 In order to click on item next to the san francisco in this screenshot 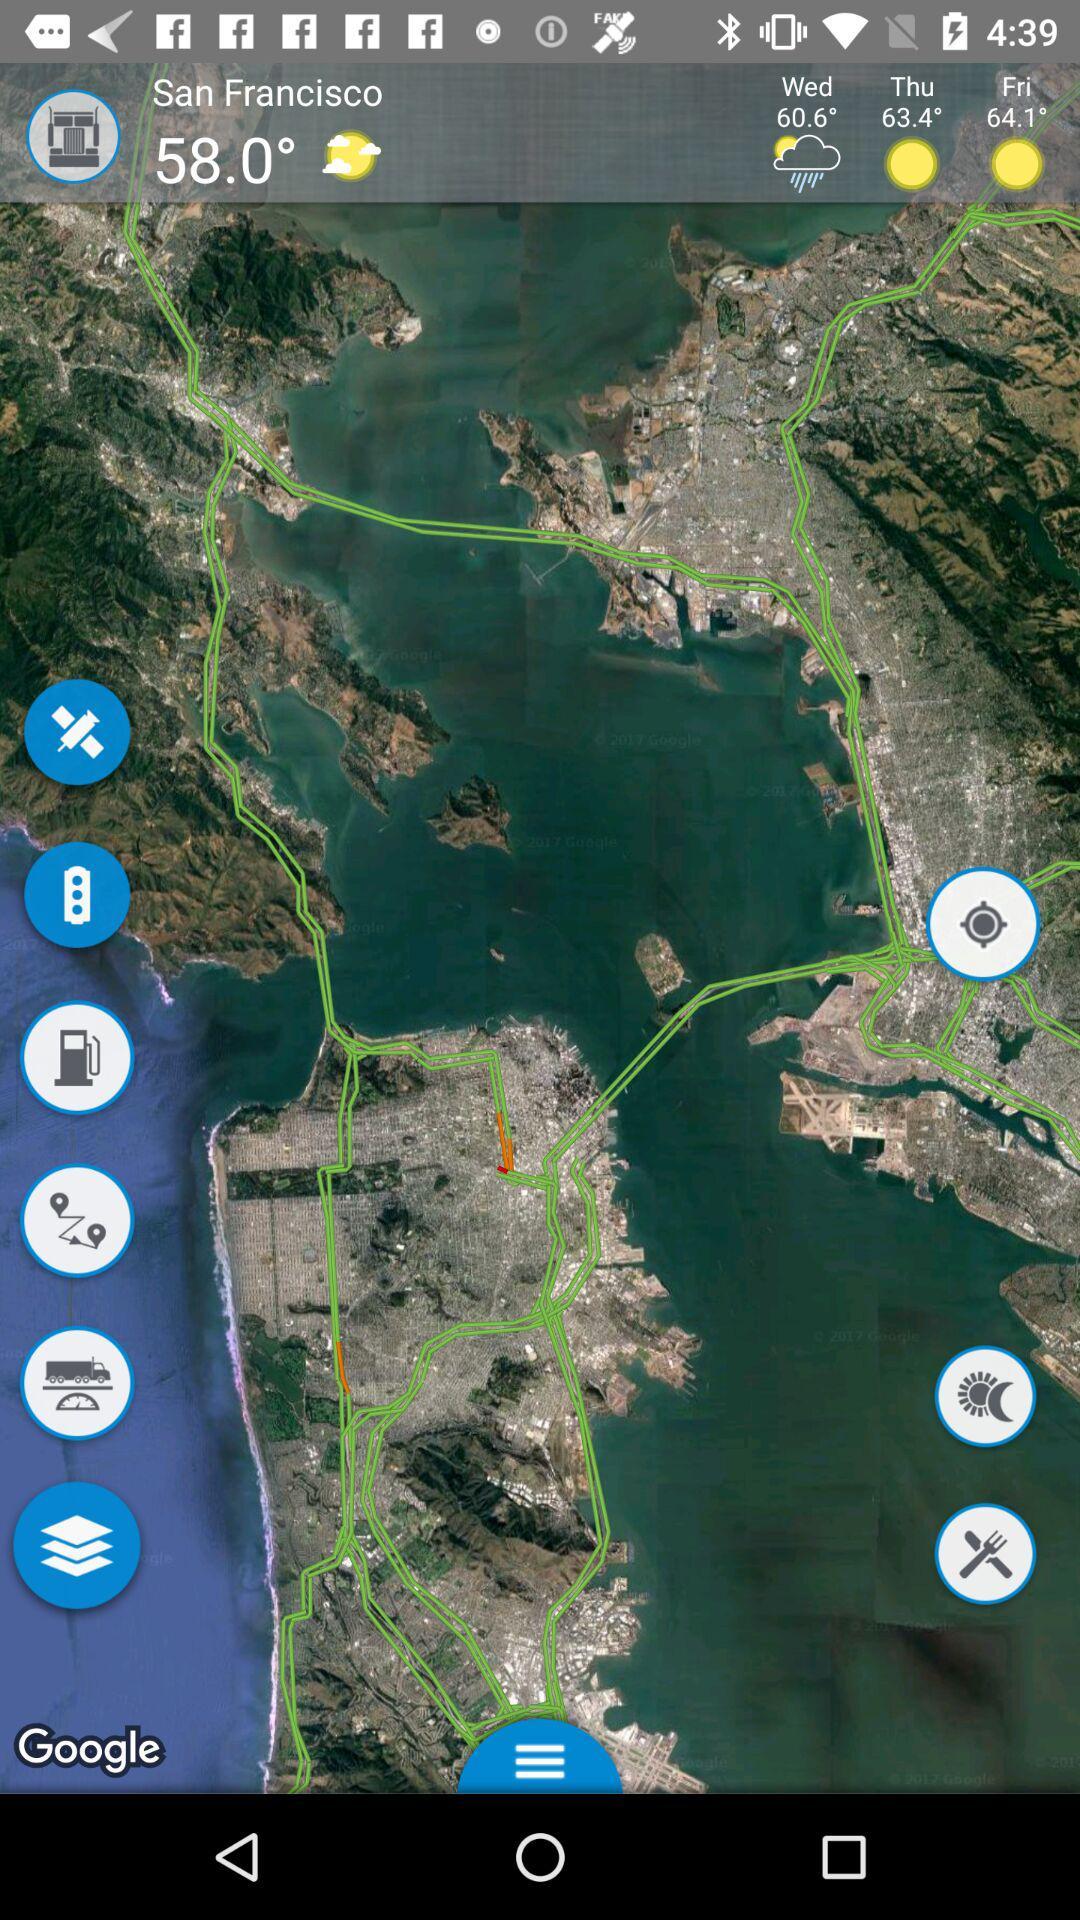, I will do `click(59, 135)`.